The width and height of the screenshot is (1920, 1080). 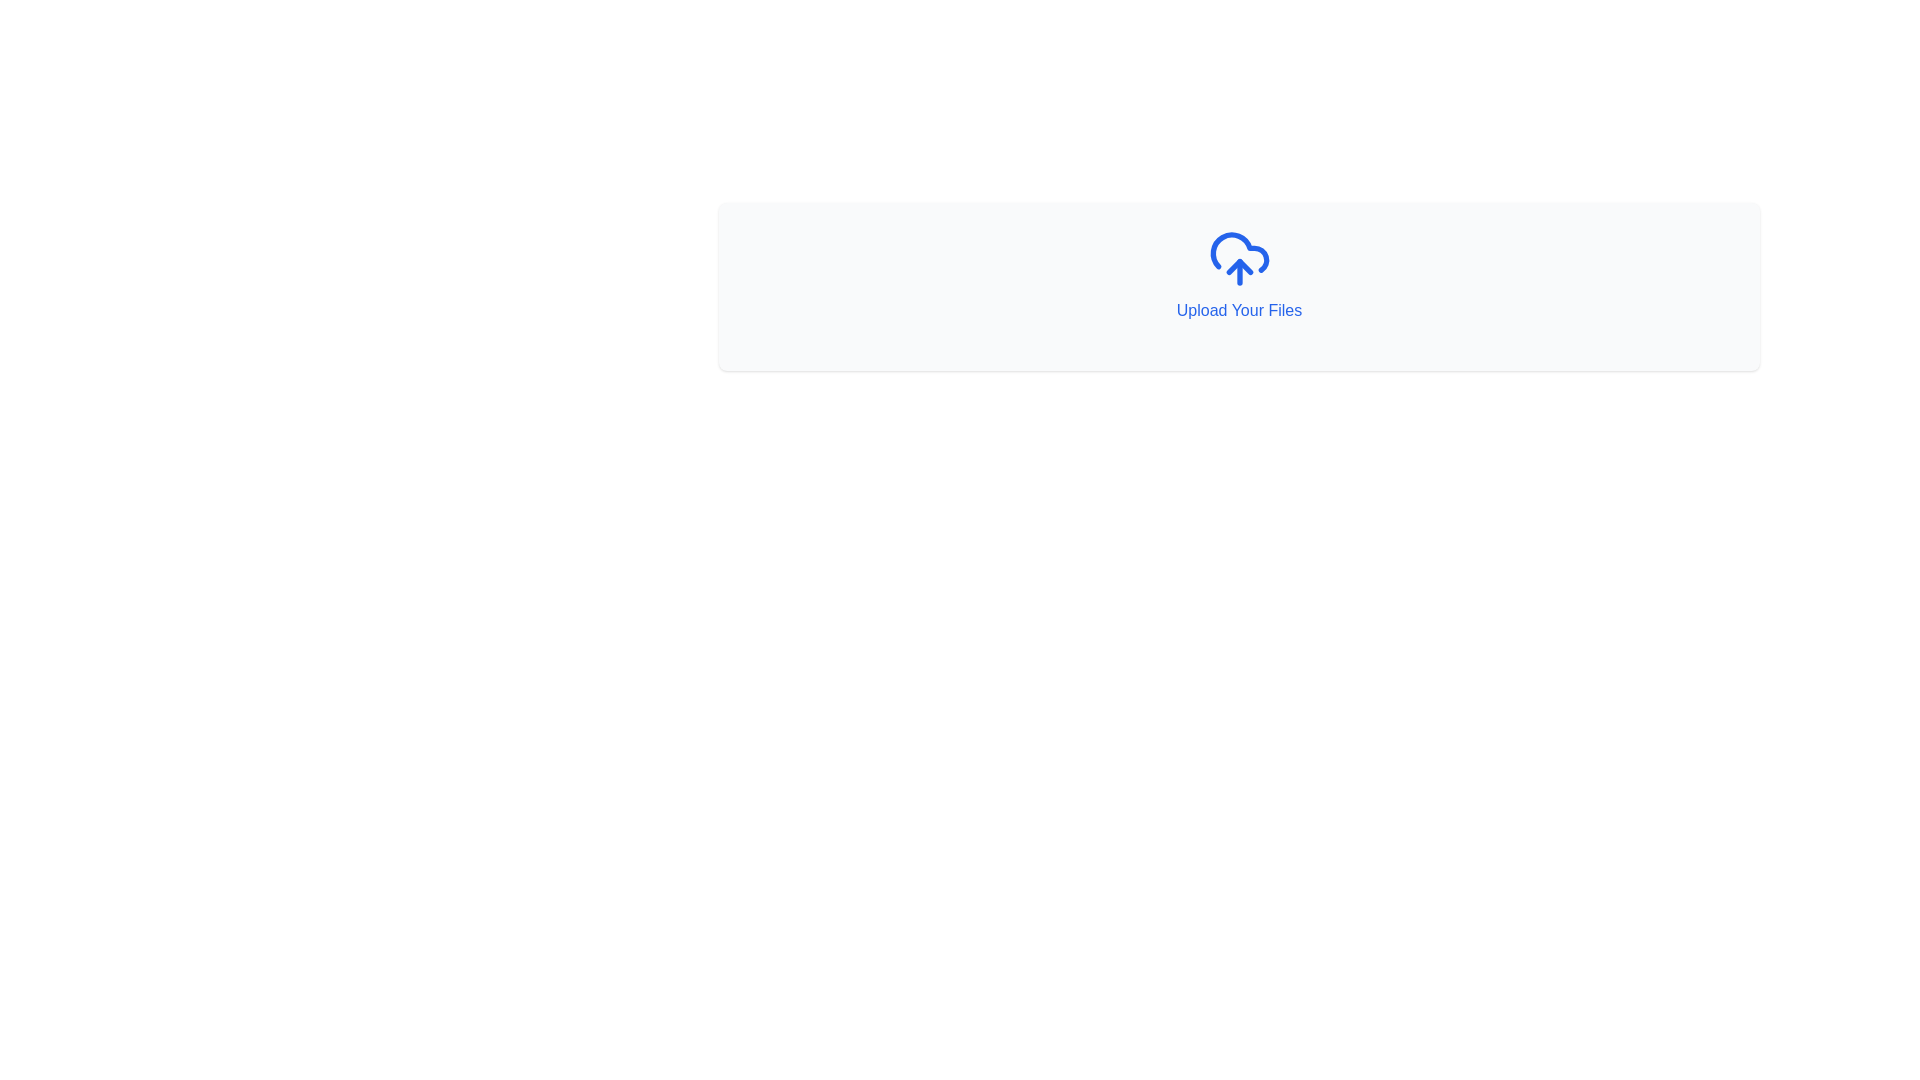 I want to click on the text label that says 'Upload Your Files', which is styled in blue and located below a cloud icon in a white rectangular interface, so click(x=1238, y=311).